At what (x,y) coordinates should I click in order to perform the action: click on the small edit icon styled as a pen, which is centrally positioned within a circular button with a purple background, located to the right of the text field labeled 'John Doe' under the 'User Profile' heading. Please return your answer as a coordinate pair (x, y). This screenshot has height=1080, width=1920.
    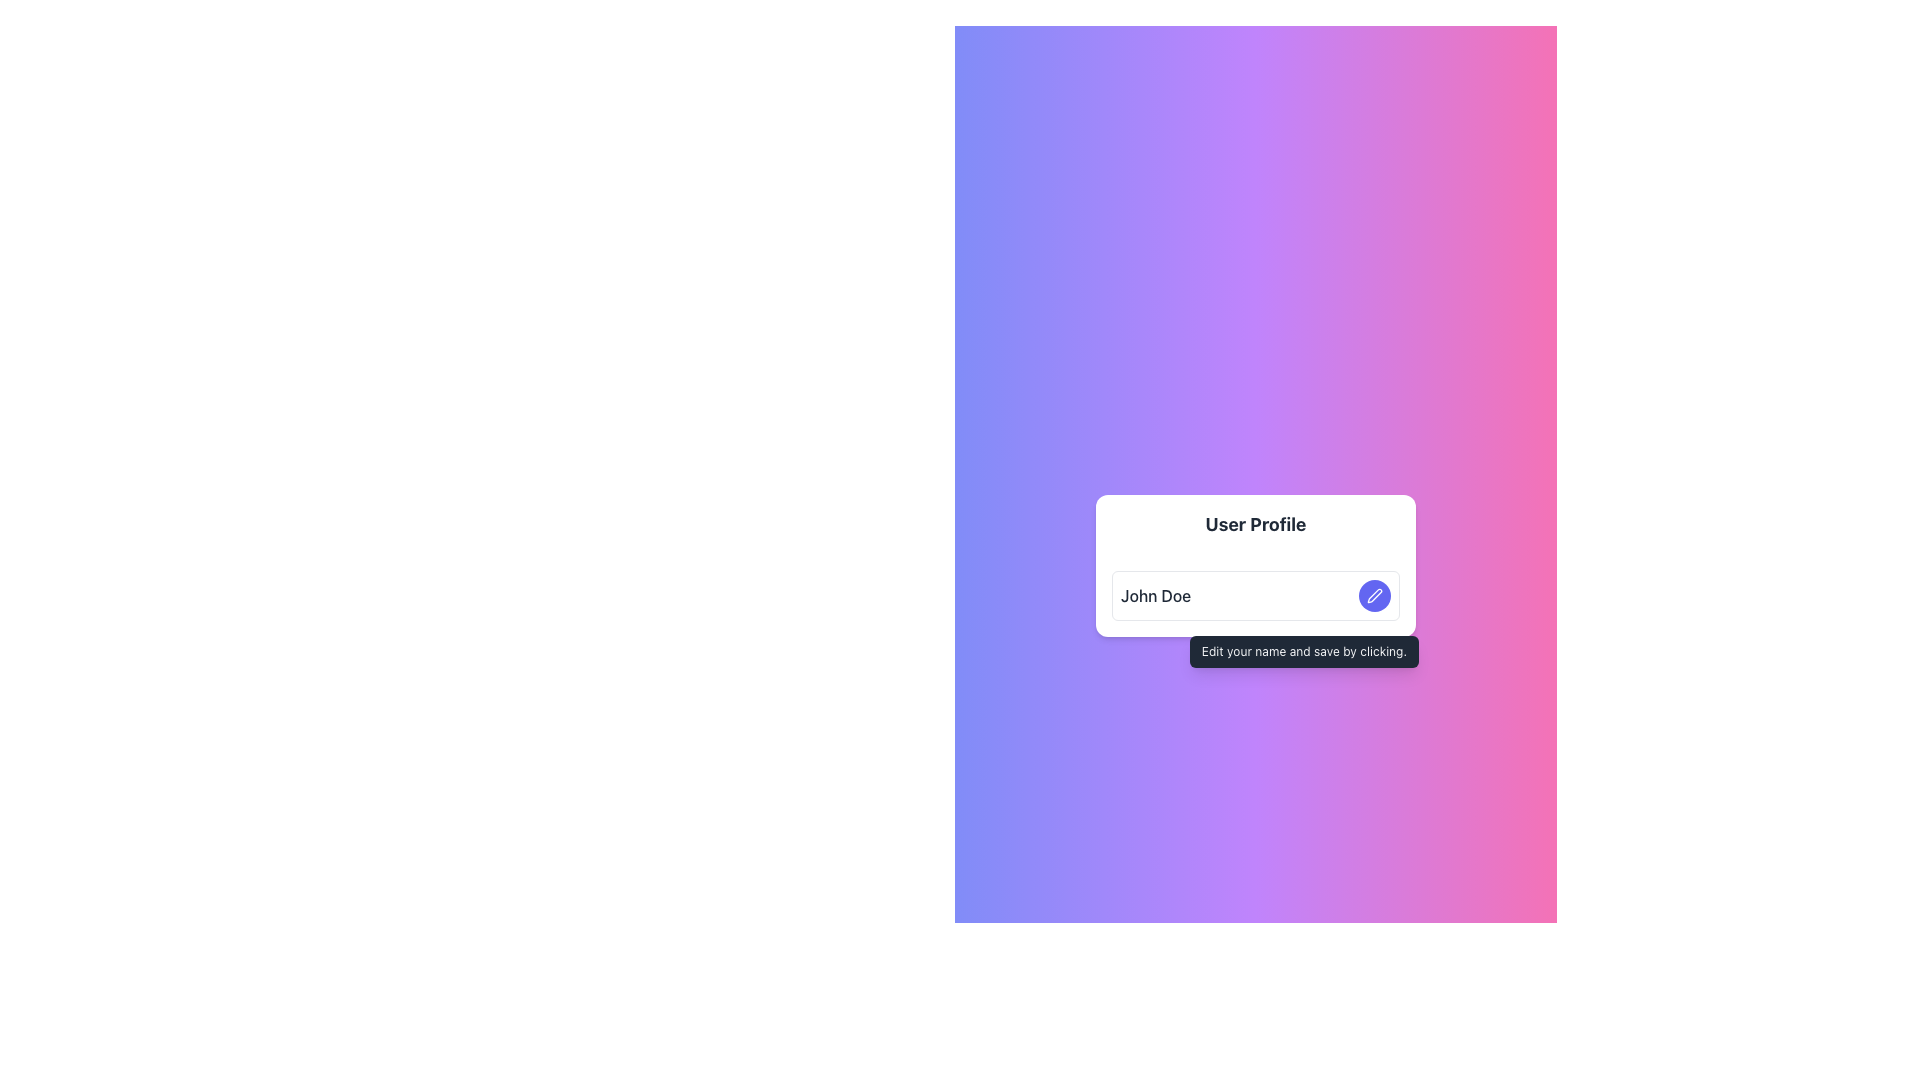
    Looking at the image, I should click on (1373, 595).